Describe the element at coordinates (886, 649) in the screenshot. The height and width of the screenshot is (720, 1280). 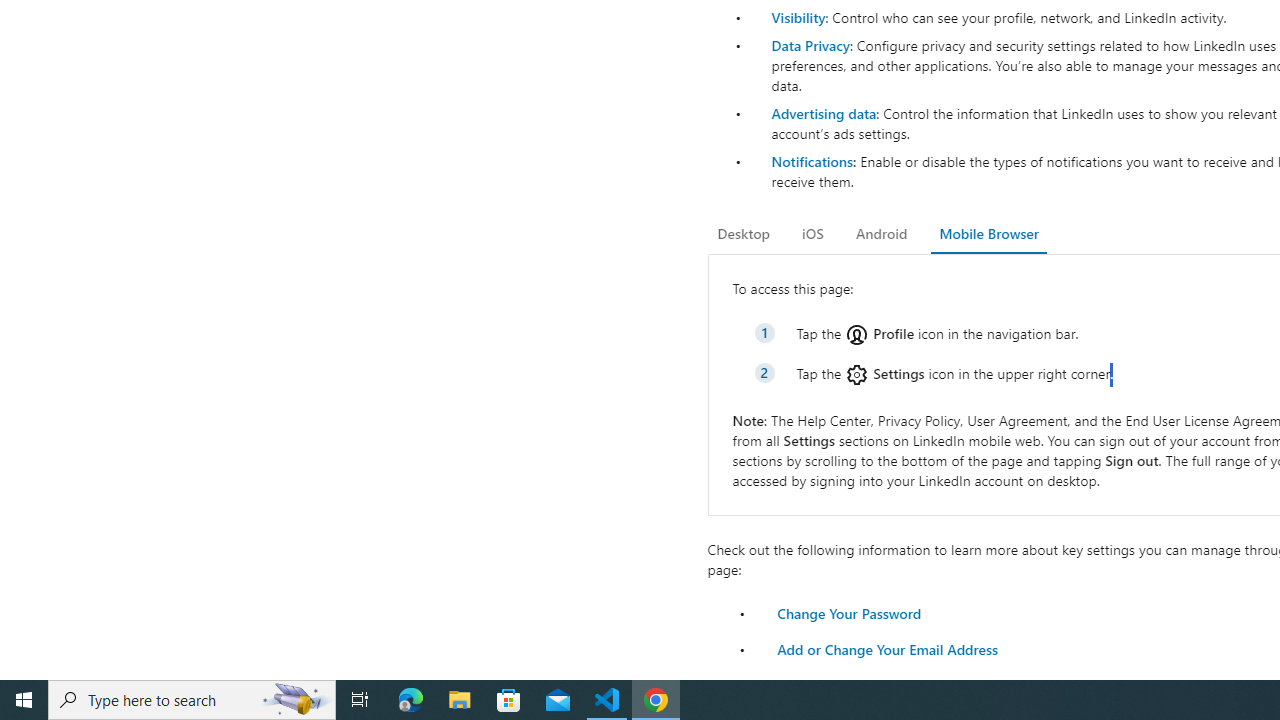
I see `'Add or Change Your Email Address'` at that location.